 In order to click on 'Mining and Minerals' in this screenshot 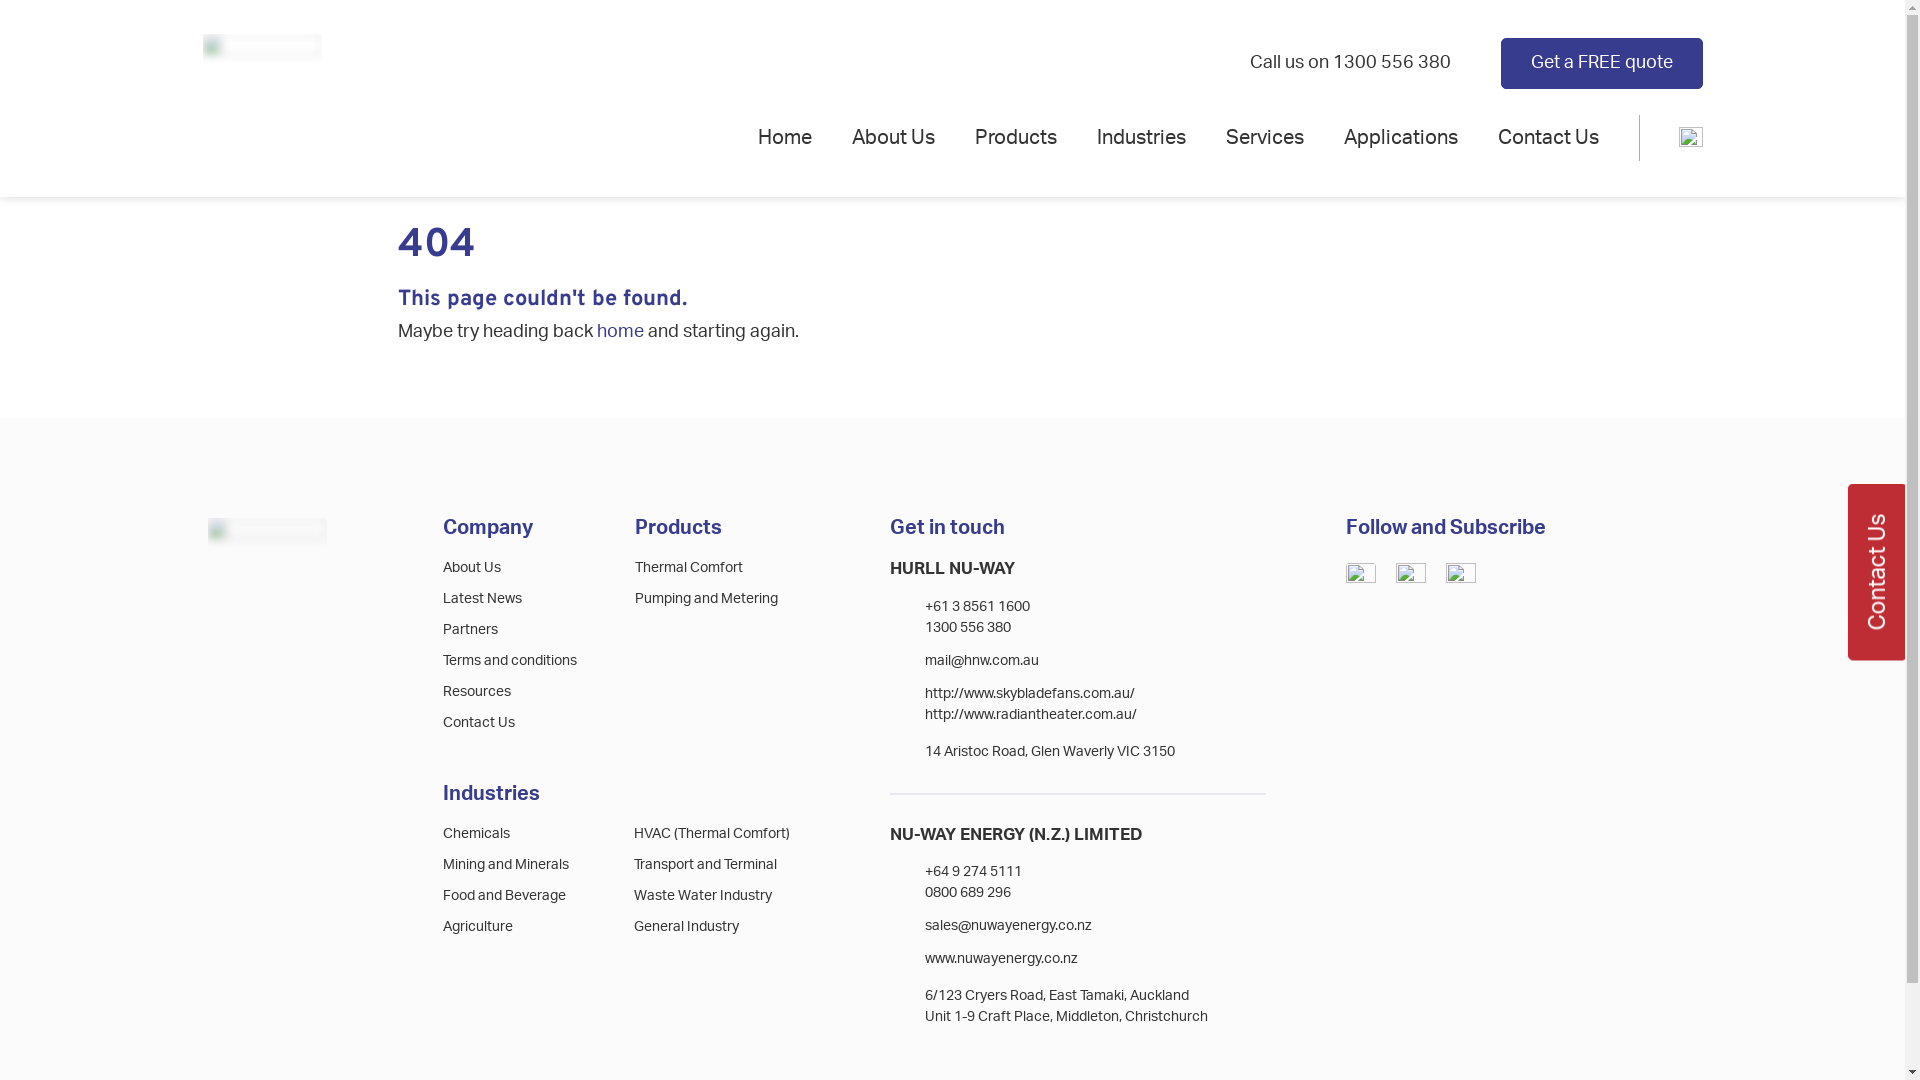, I will do `click(505, 863)`.